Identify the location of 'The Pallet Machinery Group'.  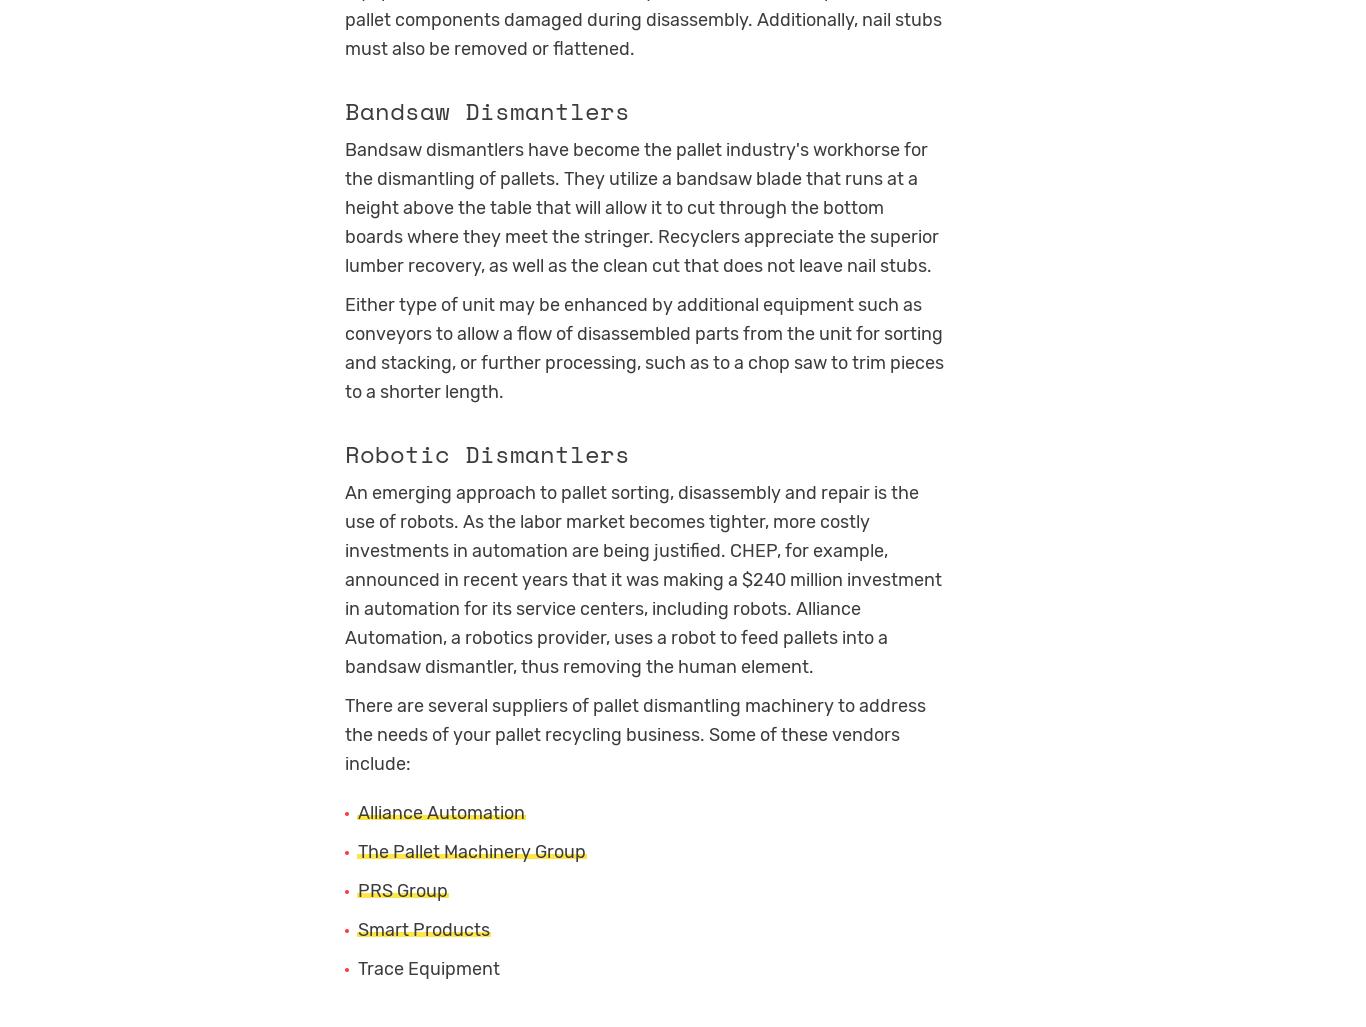
(470, 850).